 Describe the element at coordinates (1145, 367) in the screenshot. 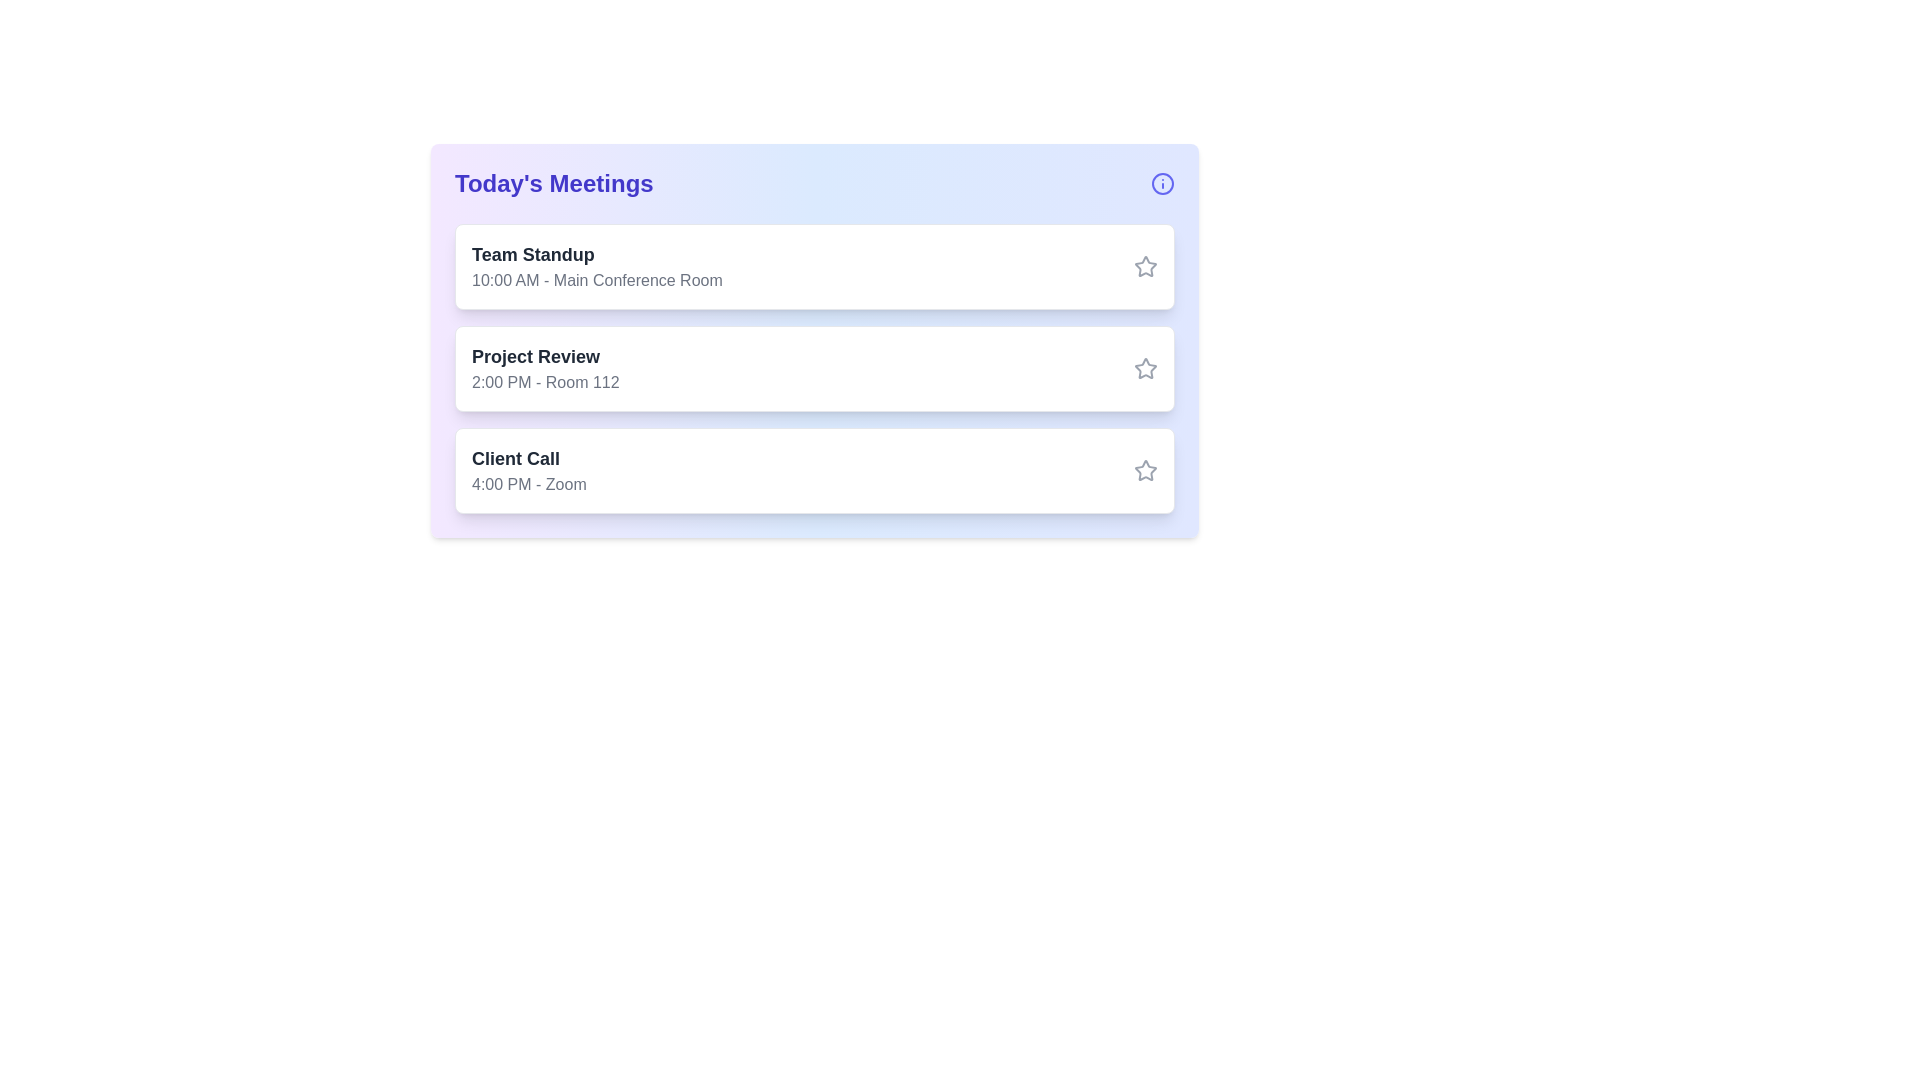

I see `the second star-shaped icon` at that location.